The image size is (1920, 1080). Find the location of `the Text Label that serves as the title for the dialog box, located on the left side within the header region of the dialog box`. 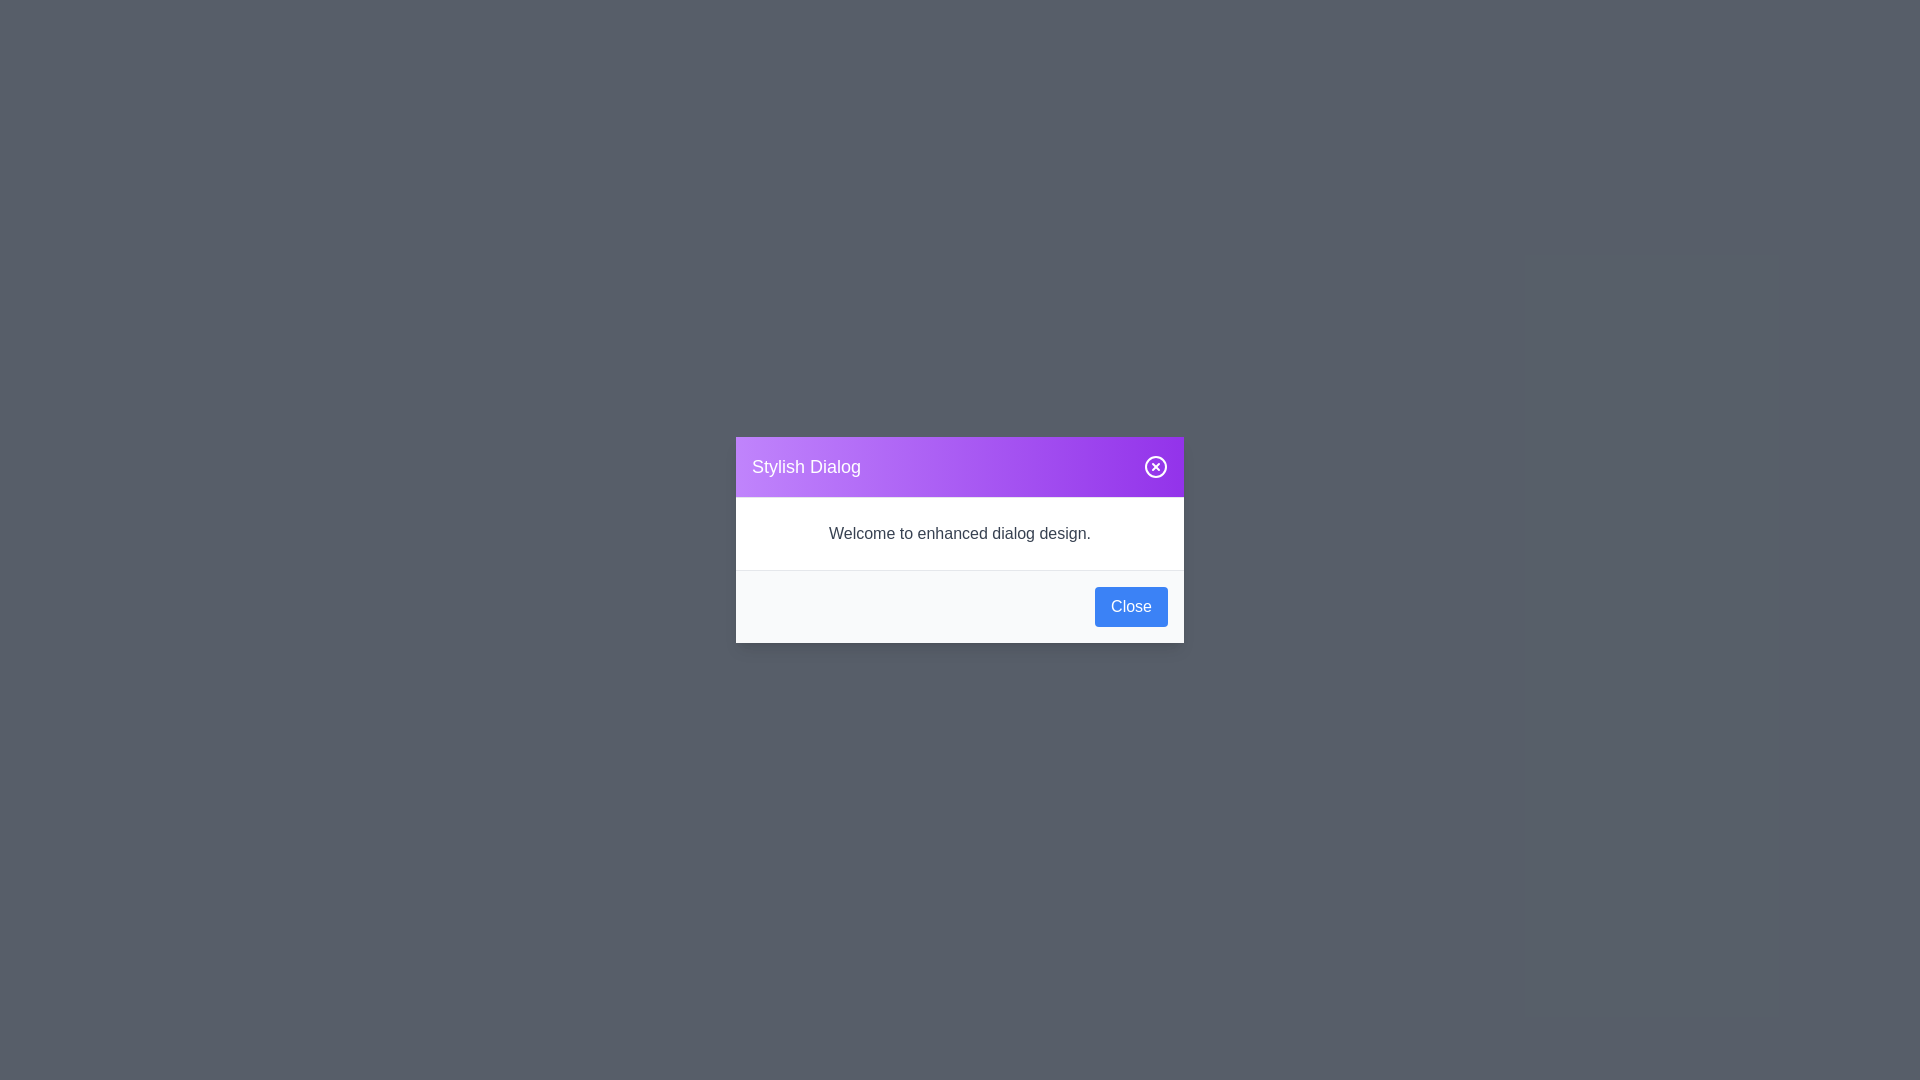

the Text Label that serves as the title for the dialog box, located on the left side within the header region of the dialog box is located at coordinates (806, 466).